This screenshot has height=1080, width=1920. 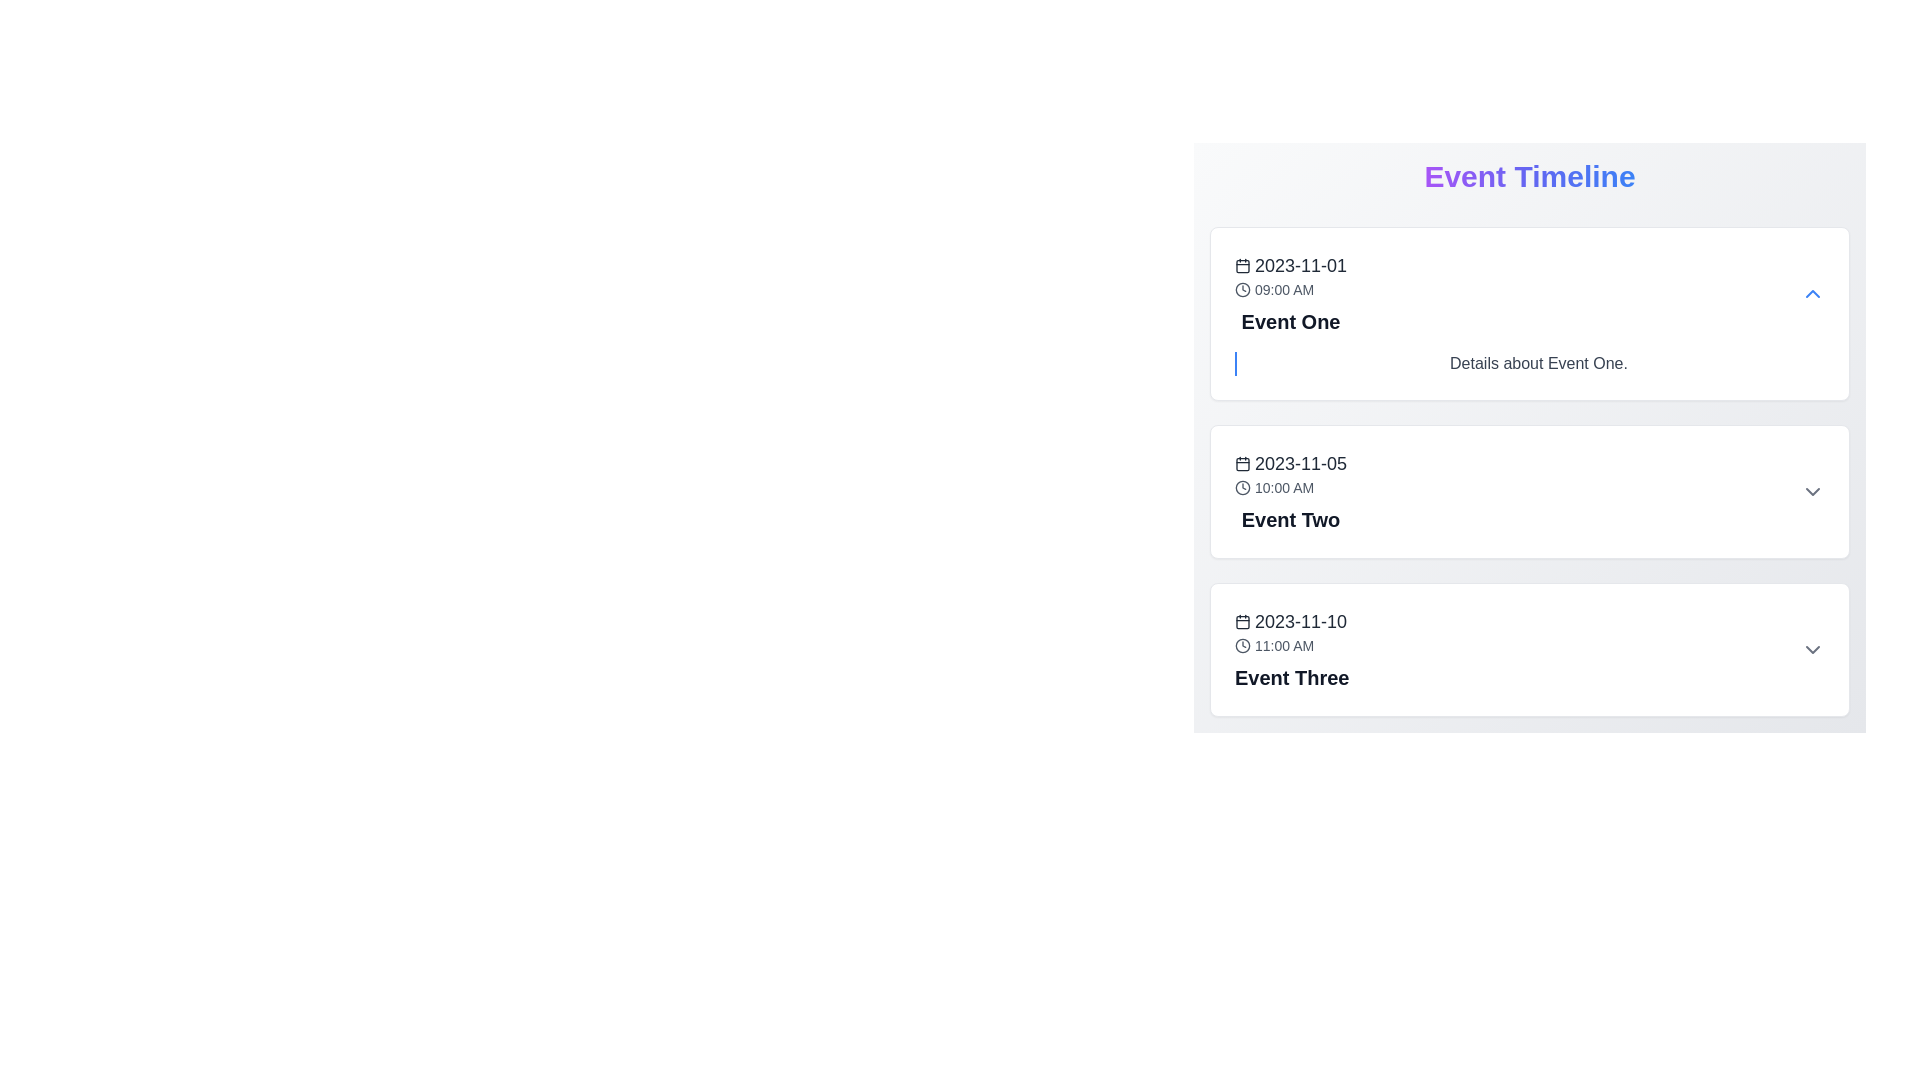 What do you see at coordinates (1538, 363) in the screenshot?
I see `the text block displaying 'Details about Event One' which is styled in gray and located under the title 'Event One' in the 'Event Timeline' section` at bounding box center [1538, 363].